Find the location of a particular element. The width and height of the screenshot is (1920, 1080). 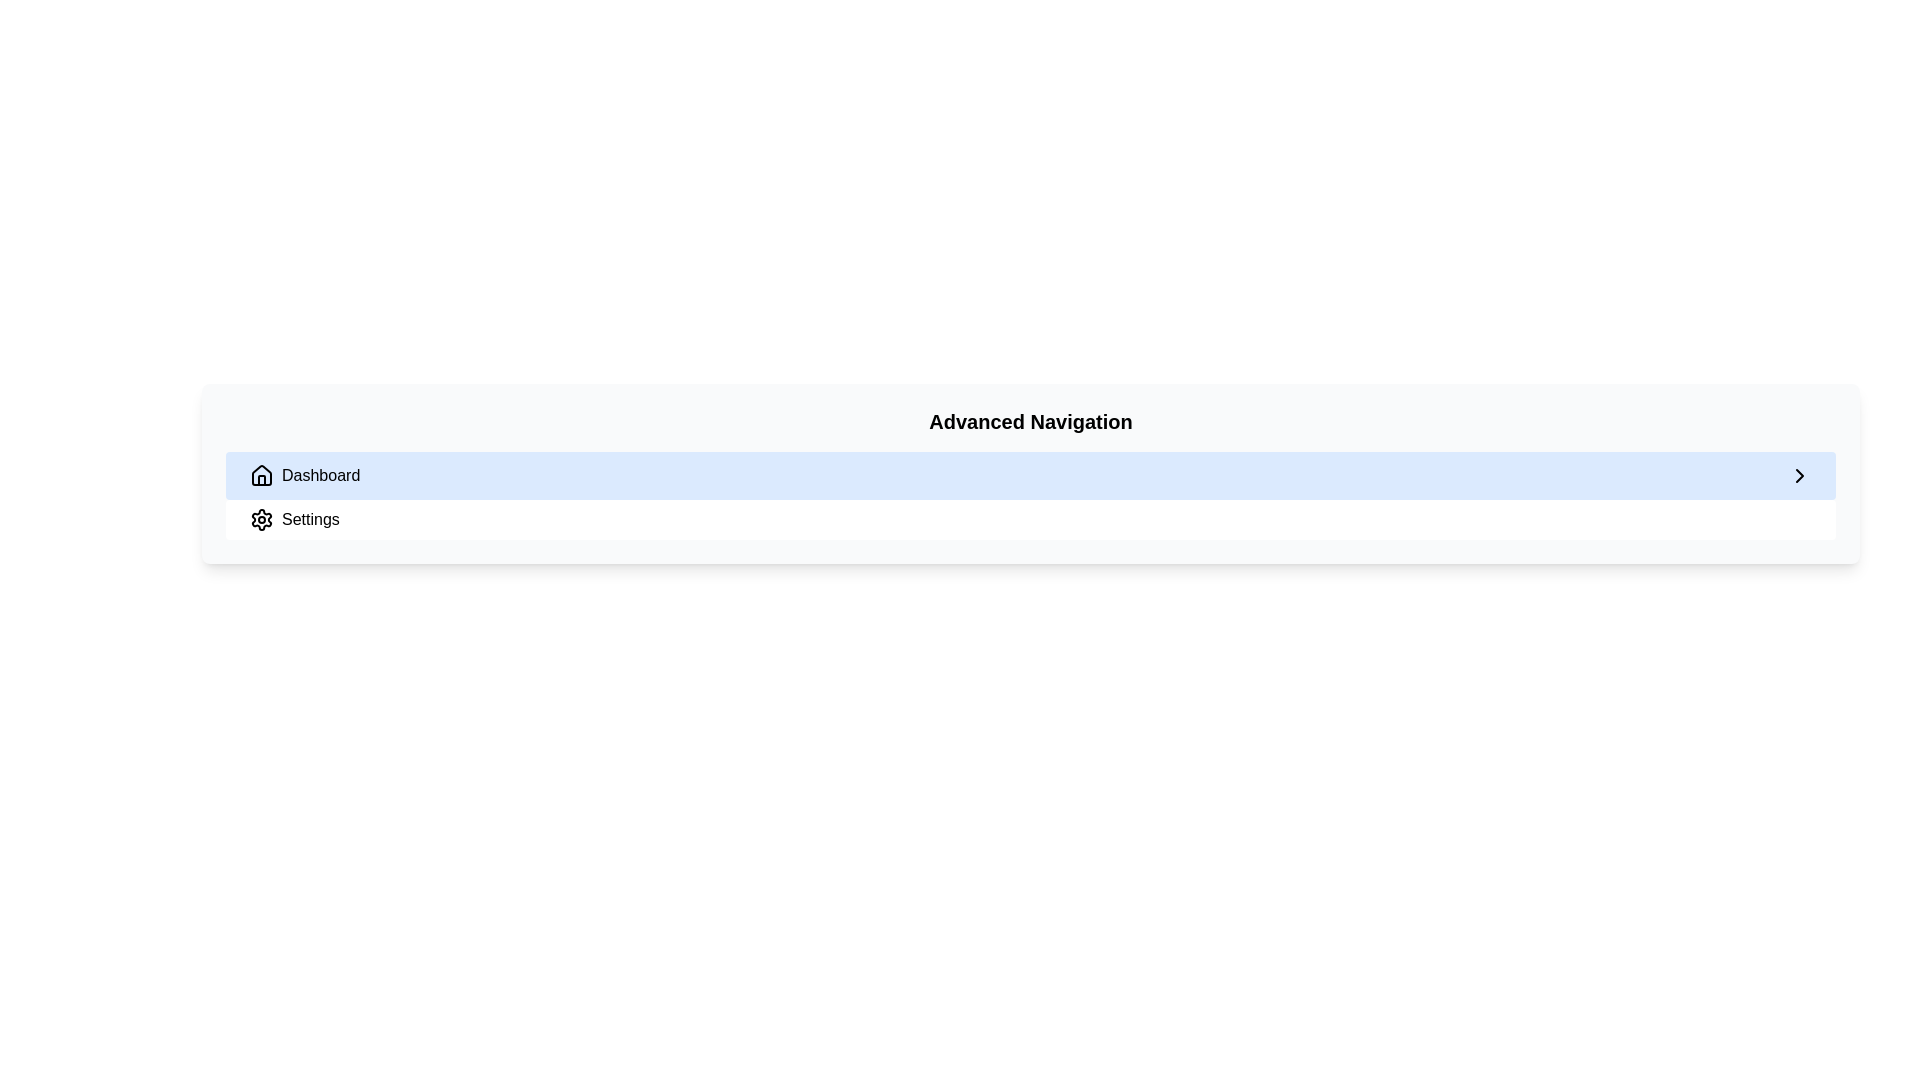

the right-facing chevron icon in the 'Dashboard' section is located at coordinates (1800, 475).